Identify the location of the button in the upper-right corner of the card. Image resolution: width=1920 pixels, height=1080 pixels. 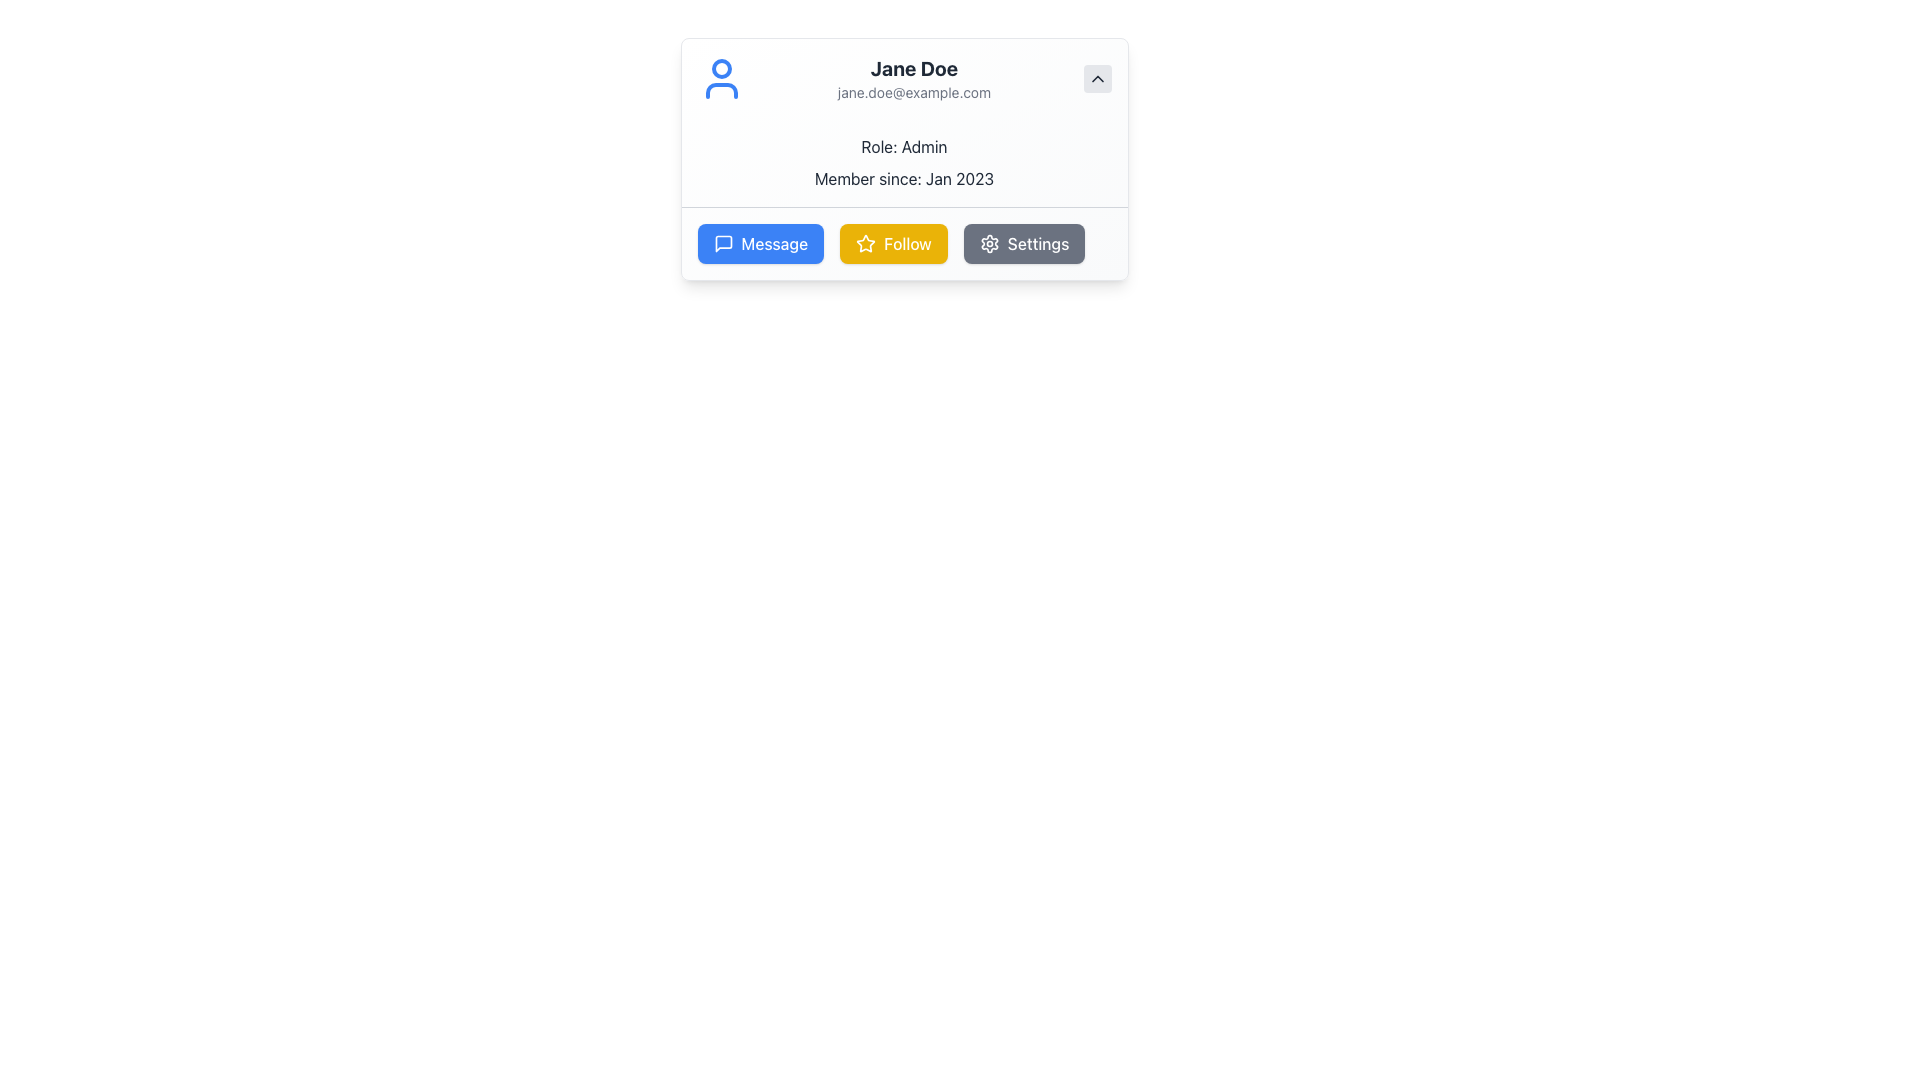
(1096, 77).